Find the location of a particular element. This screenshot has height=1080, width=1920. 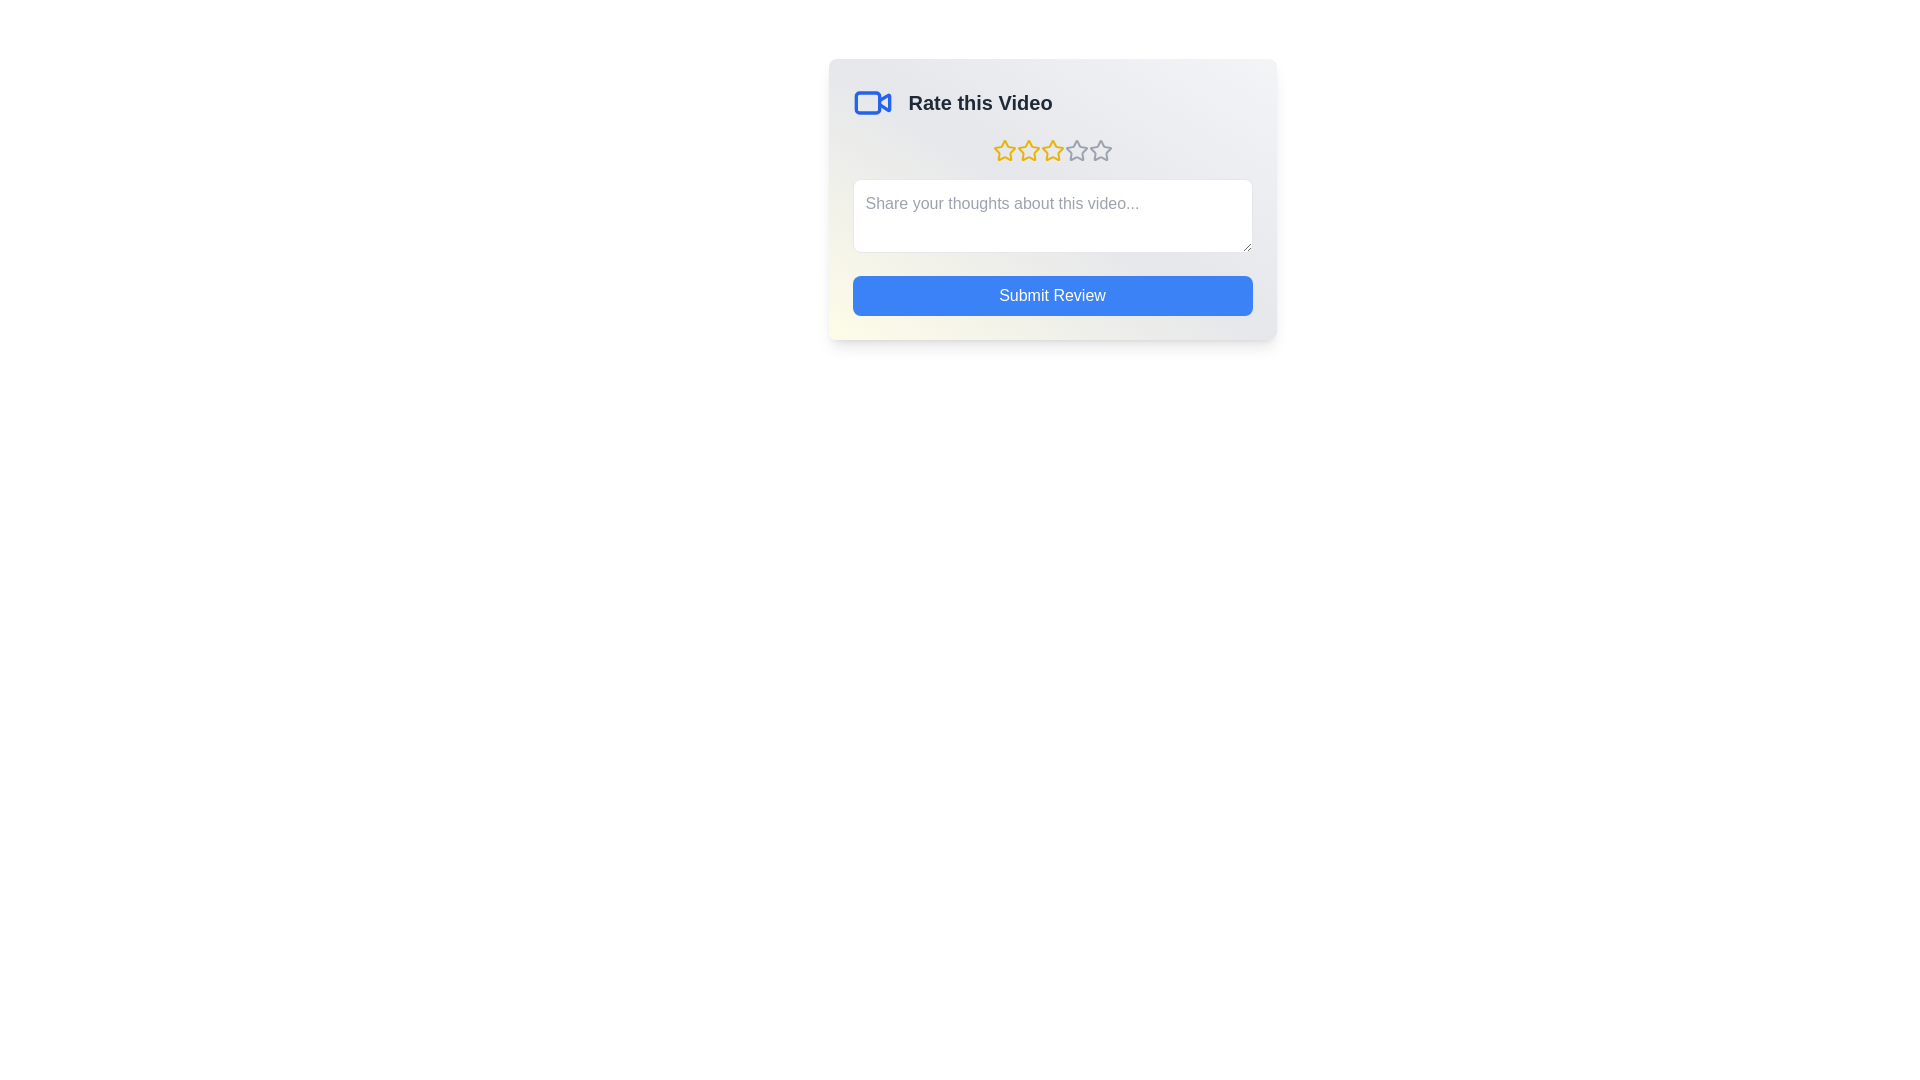

the star corresponding to 4 stars to preview the rating is located at coordinates (1075, 149).